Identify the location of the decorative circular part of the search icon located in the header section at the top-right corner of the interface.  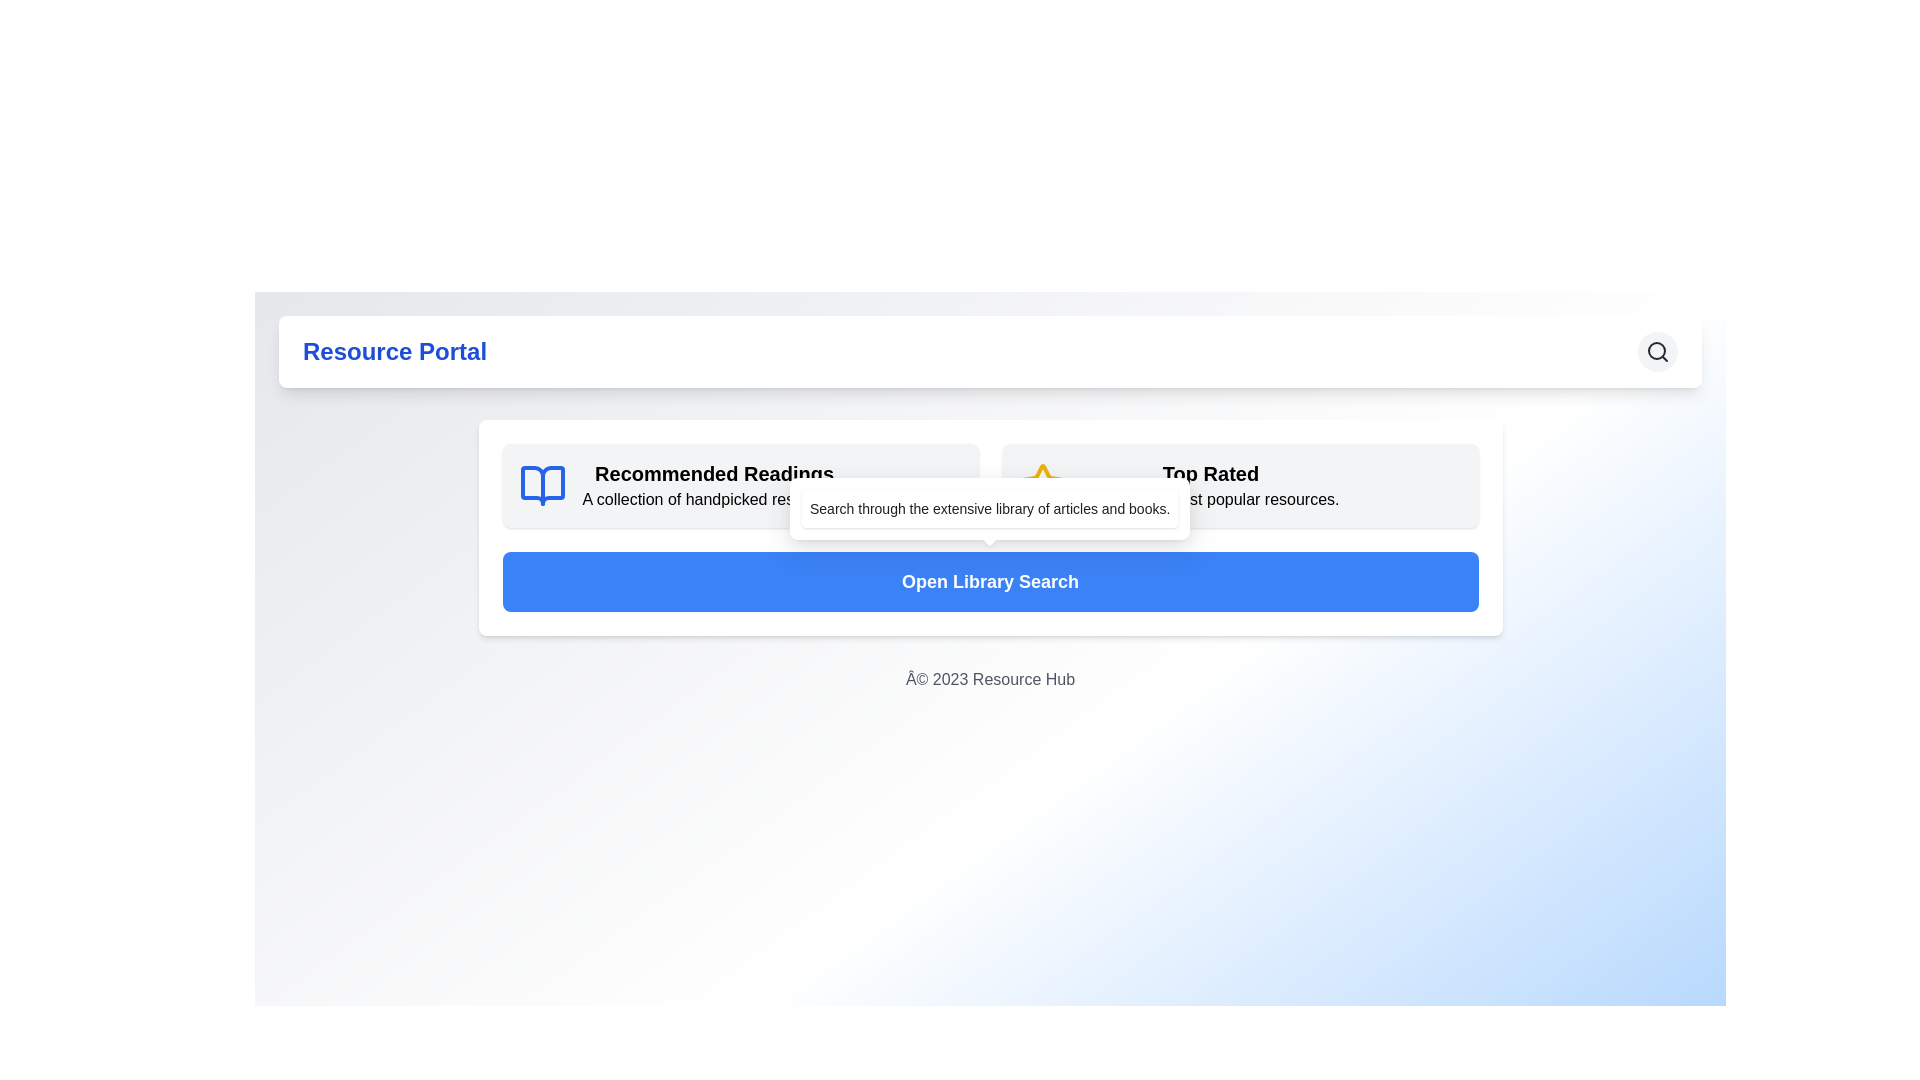
(1656, 350).